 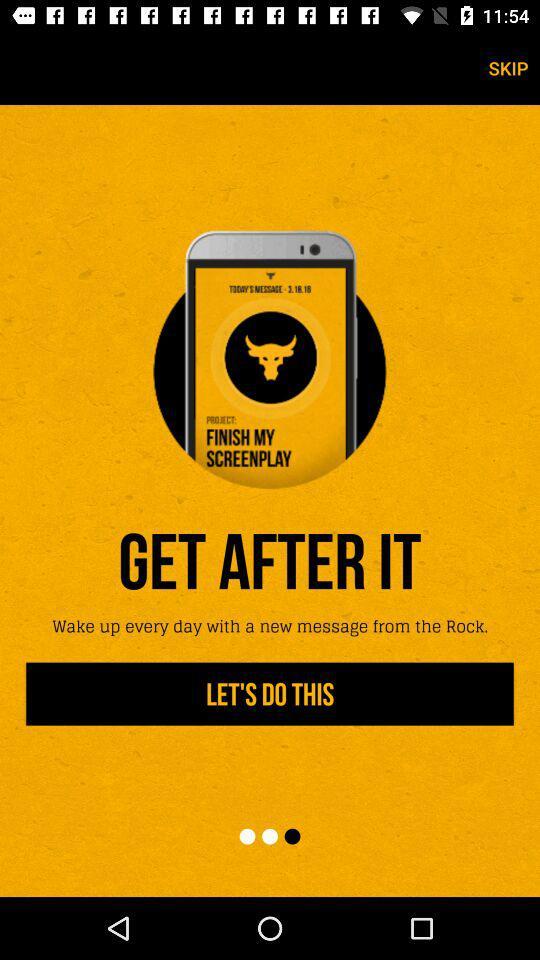 What do you see at coordinates (270, 694) in the screenshot?
I see `let s do item` at bounding box center [270, 694].